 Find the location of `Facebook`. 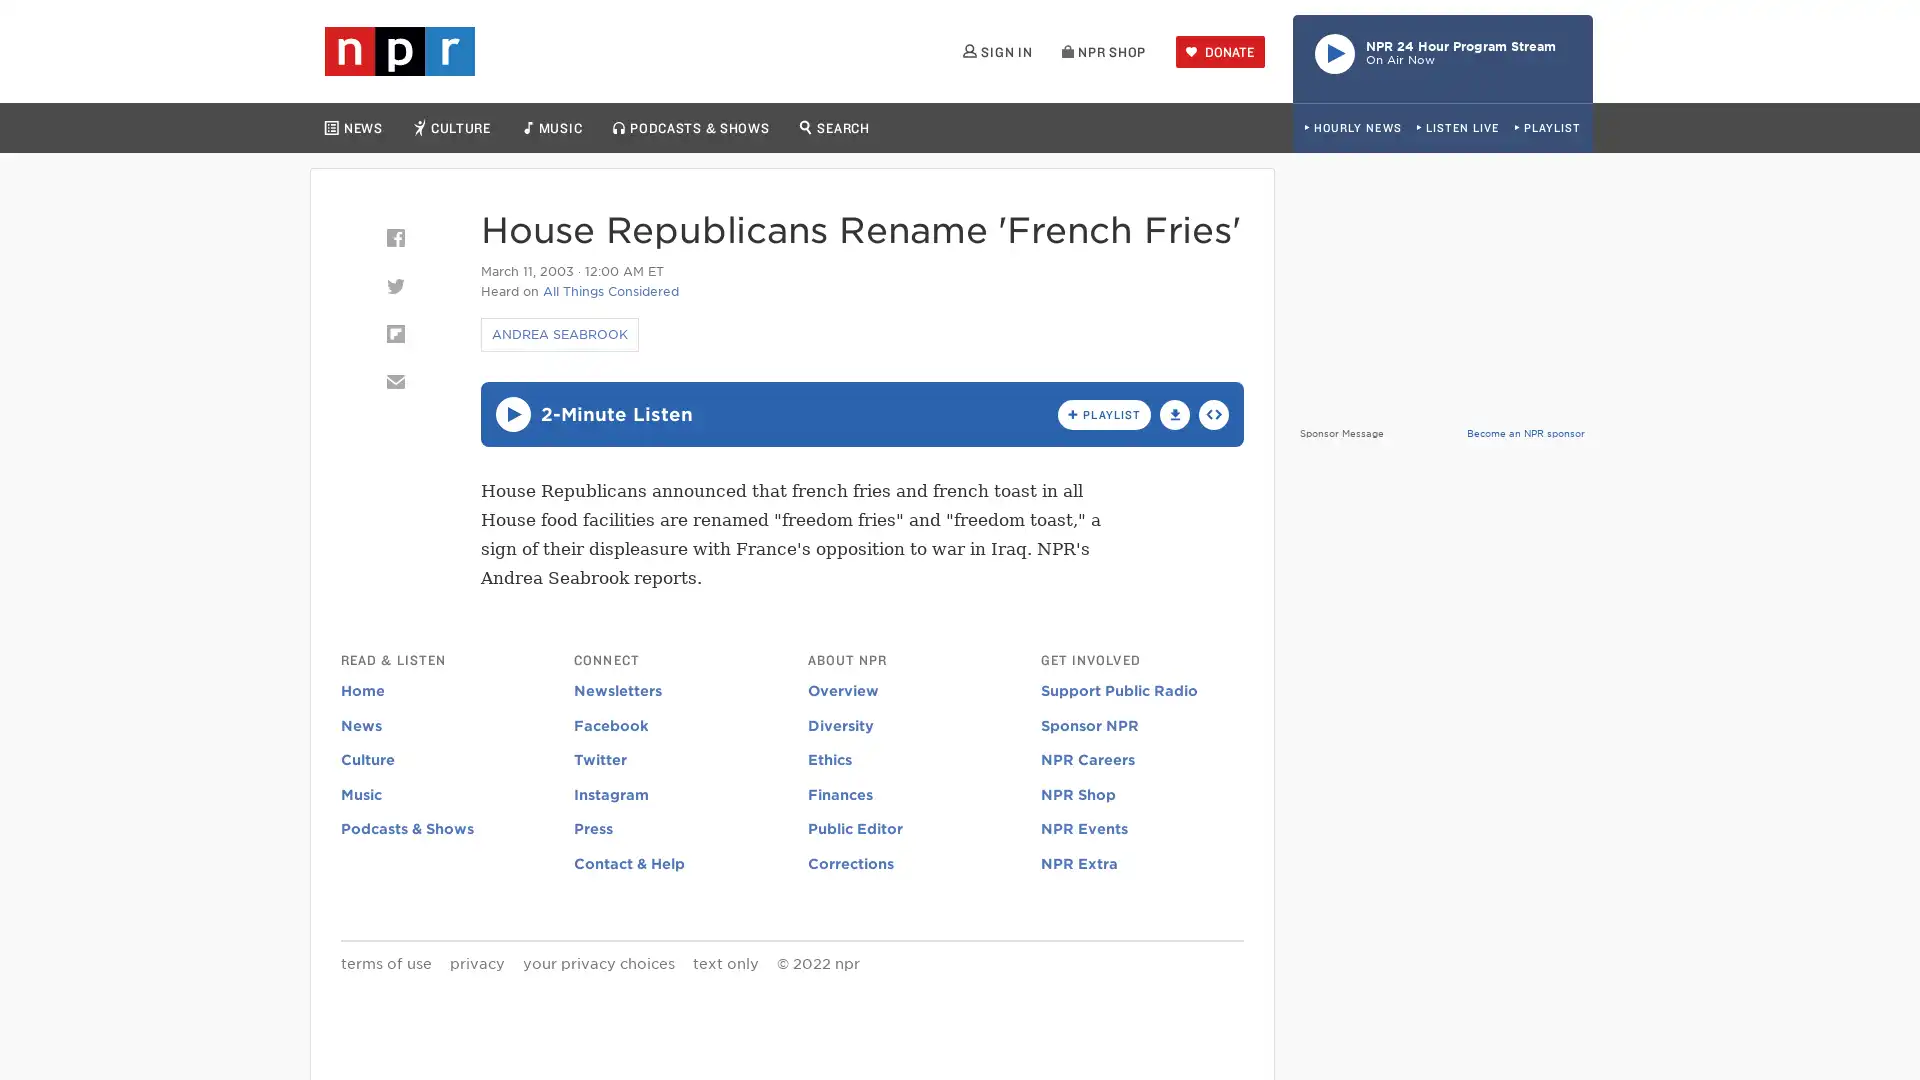

Facebook is located at coordinates (394, 237).